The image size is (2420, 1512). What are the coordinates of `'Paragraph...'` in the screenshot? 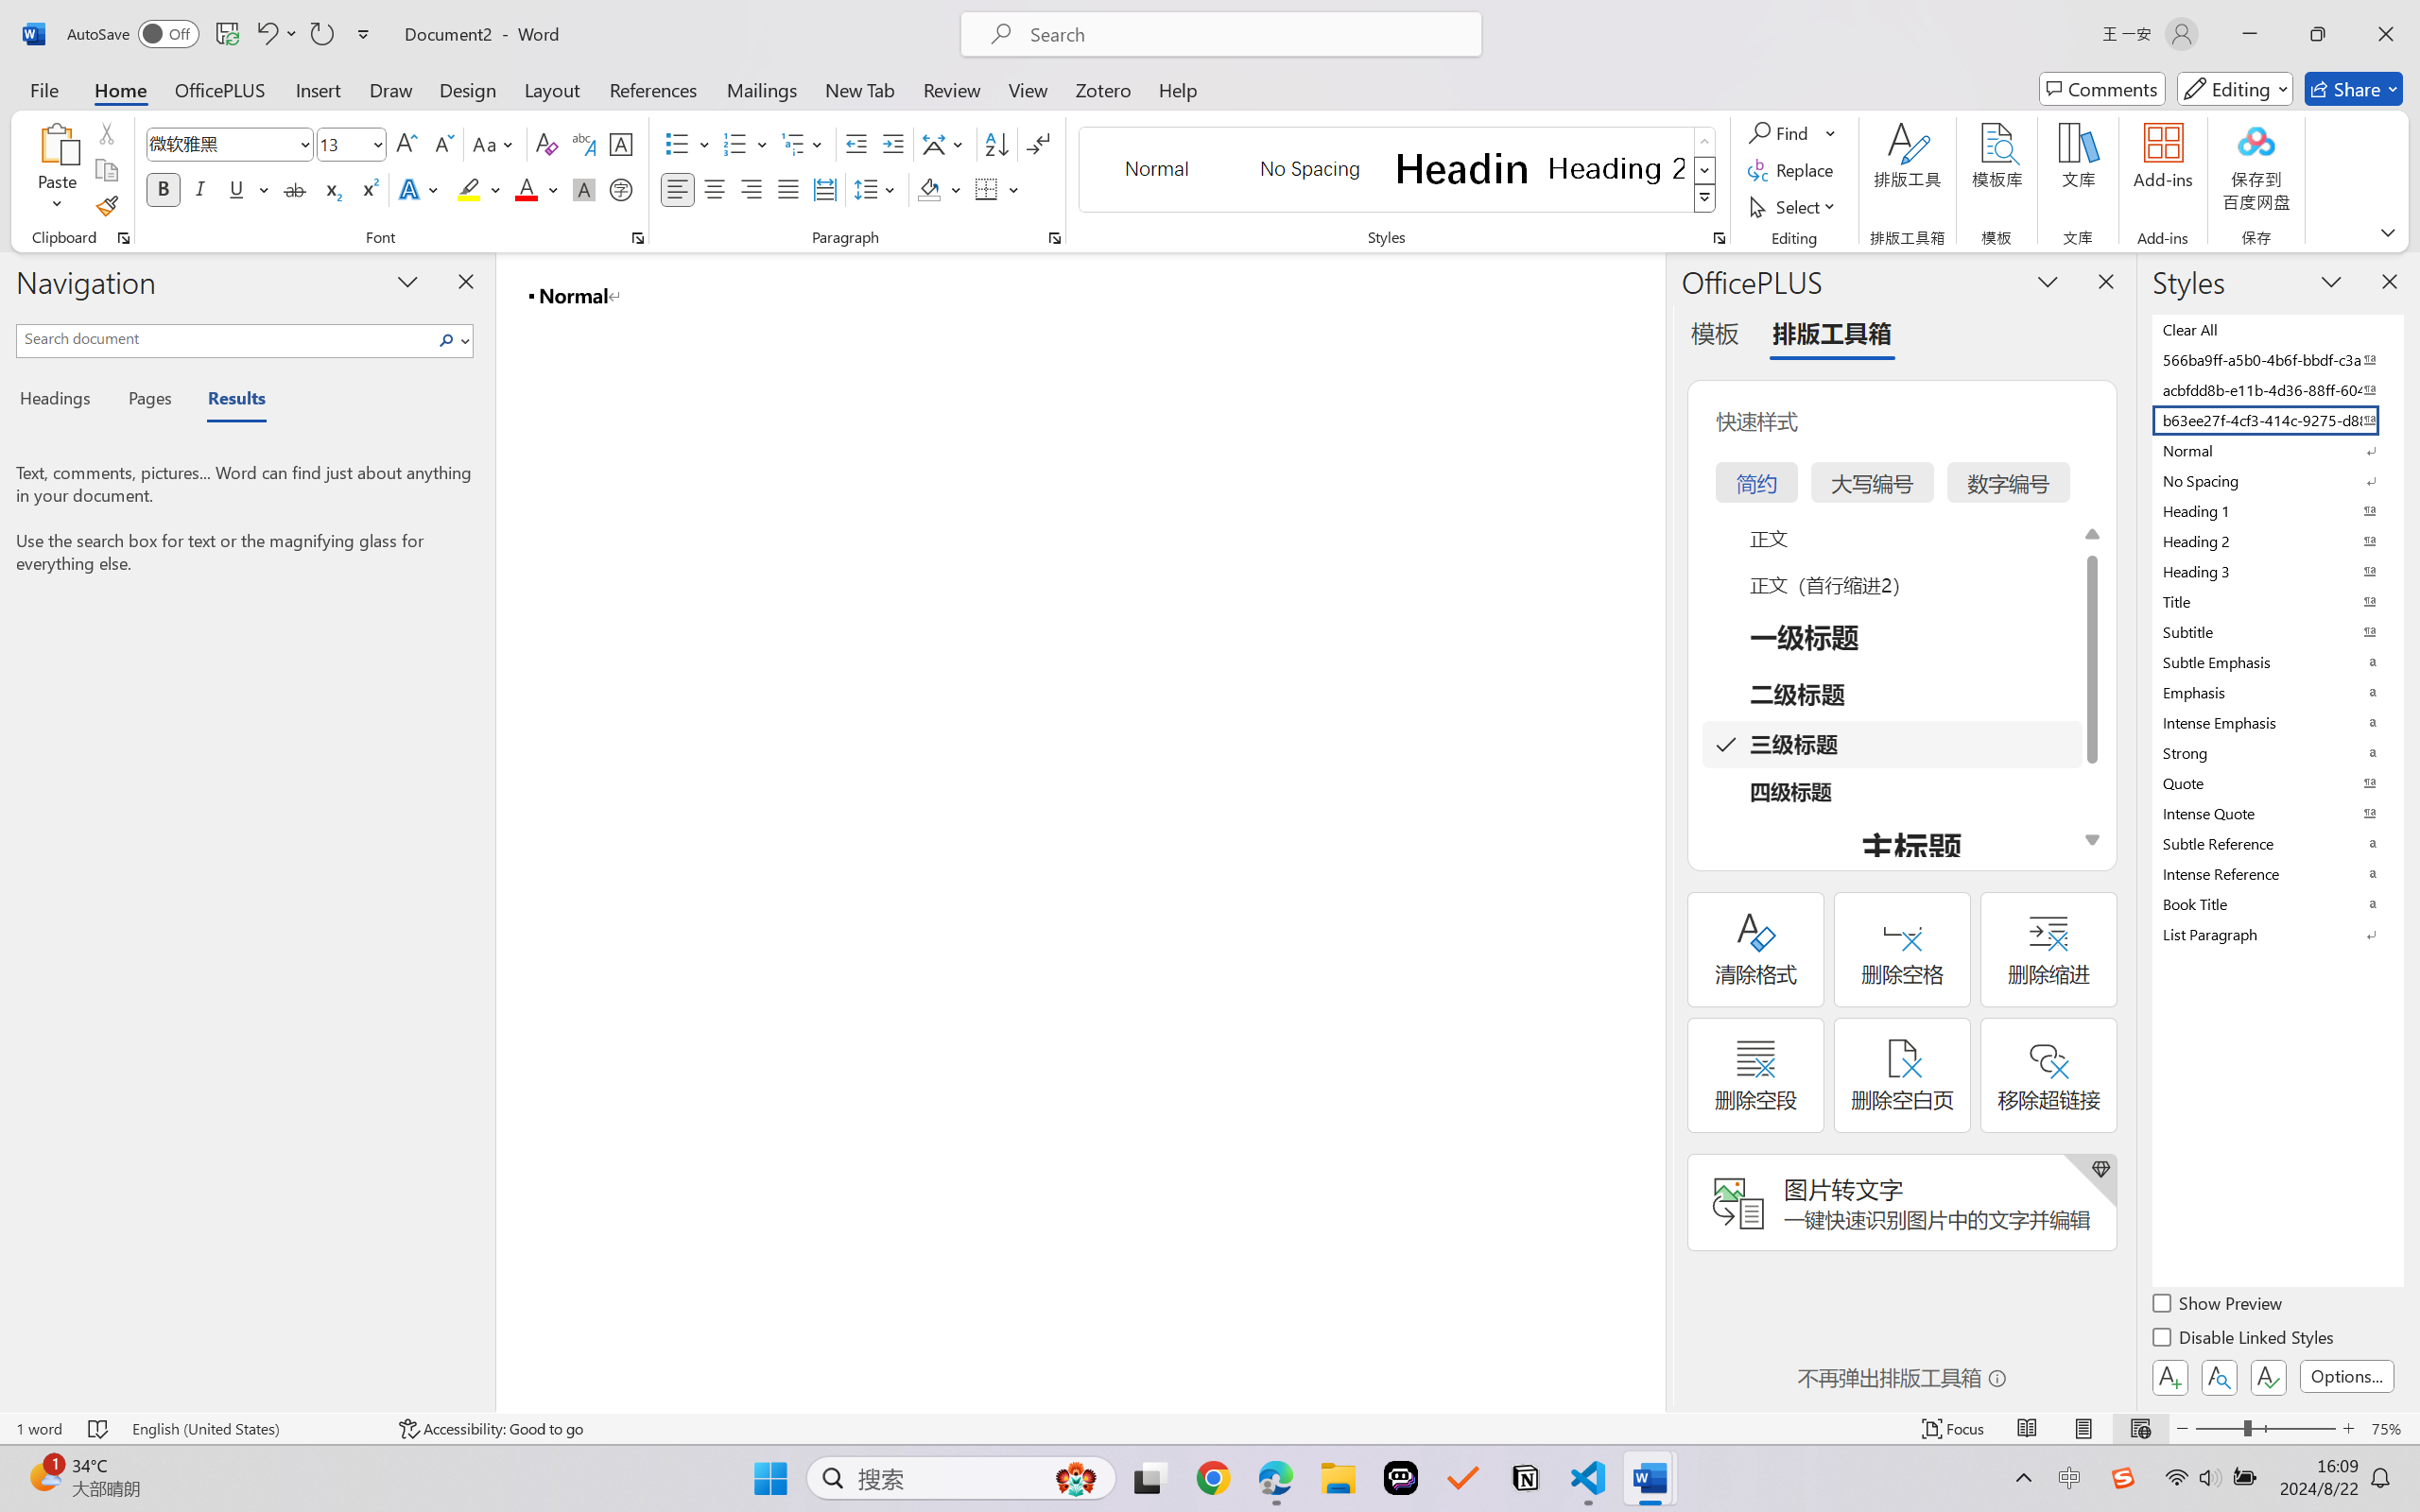 It's located at (1054, 237).